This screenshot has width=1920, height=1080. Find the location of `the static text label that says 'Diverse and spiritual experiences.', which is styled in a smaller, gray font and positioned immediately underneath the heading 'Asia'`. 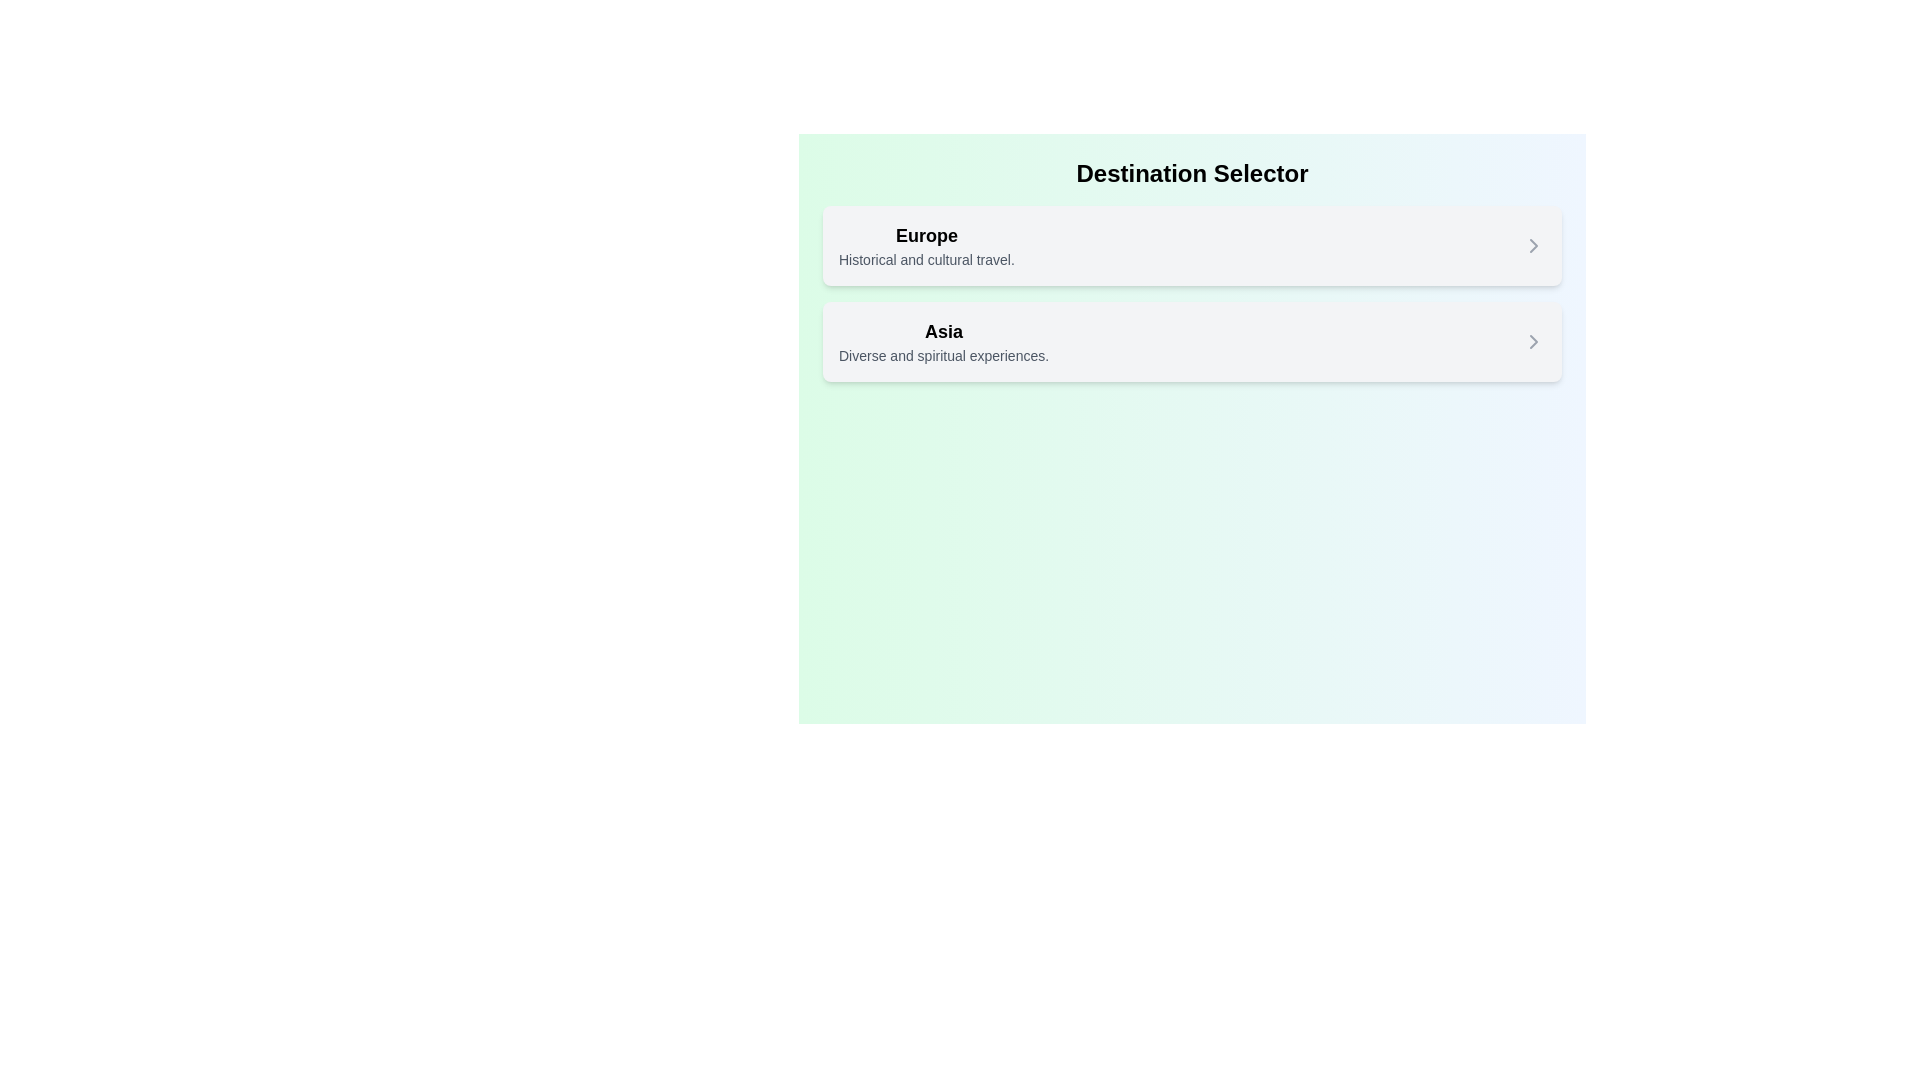

the static text label that says 'Diverse and spiritual experiences.', which is styled in a smaller, gray font and positioned immediately underneath the heading 'Asia' is located at coordinates (943, 354).